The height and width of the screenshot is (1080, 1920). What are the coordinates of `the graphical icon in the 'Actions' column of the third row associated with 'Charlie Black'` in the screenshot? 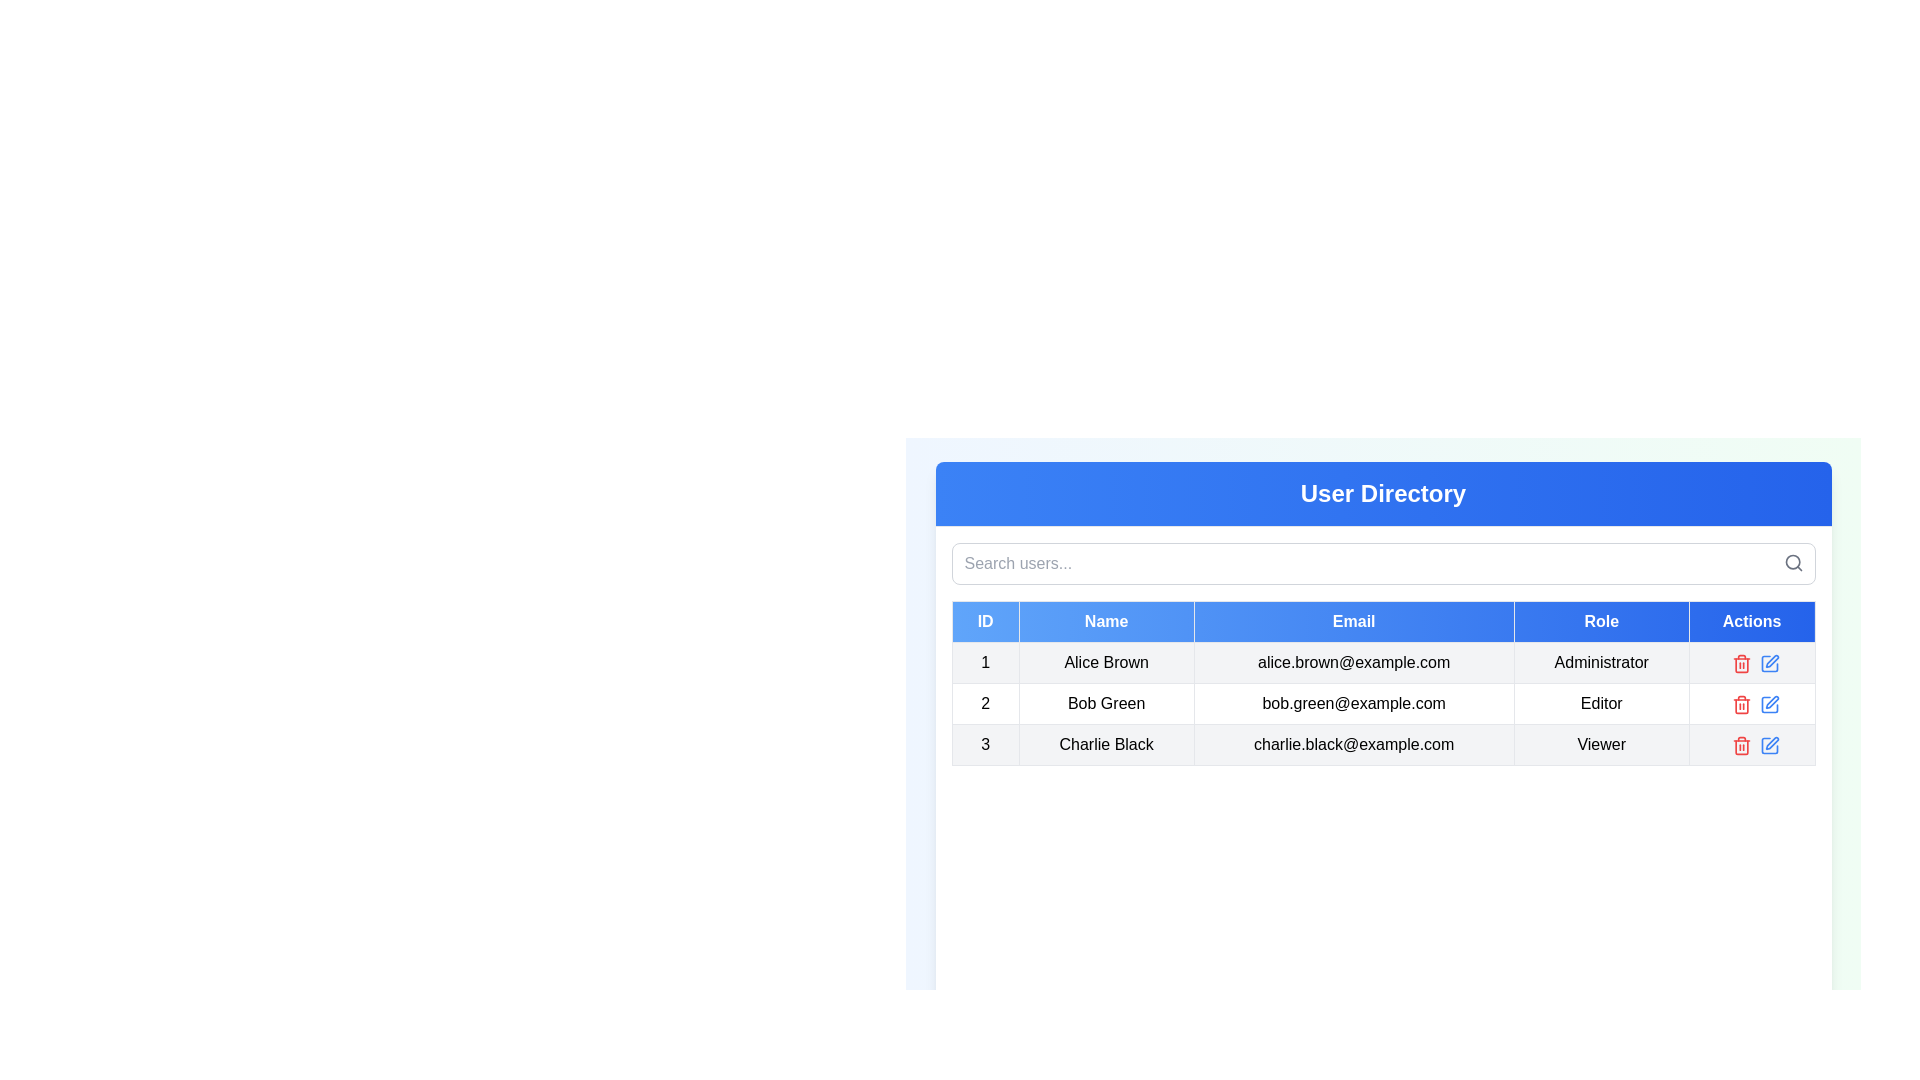 It's located at (1770, 745).